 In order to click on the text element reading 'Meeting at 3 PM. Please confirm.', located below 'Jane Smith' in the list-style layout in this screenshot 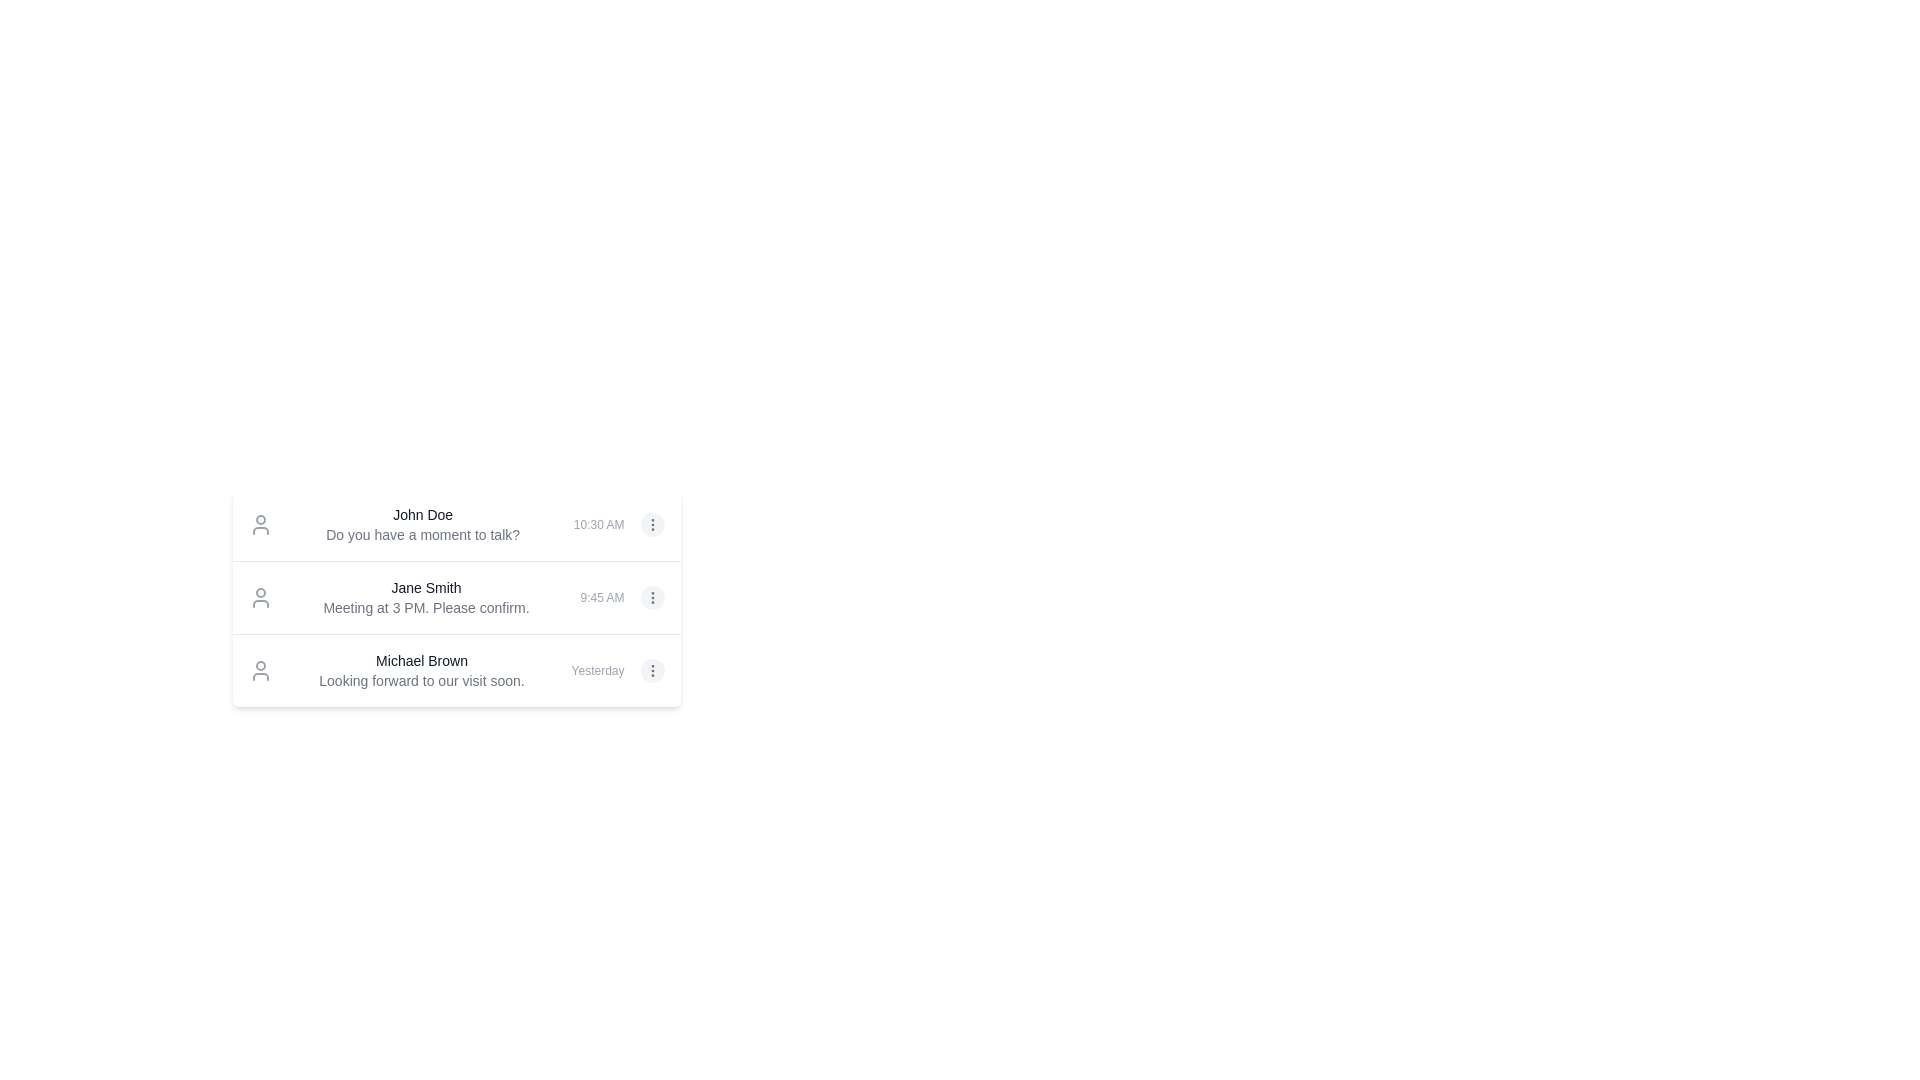, I will do `click(425, 607)`.